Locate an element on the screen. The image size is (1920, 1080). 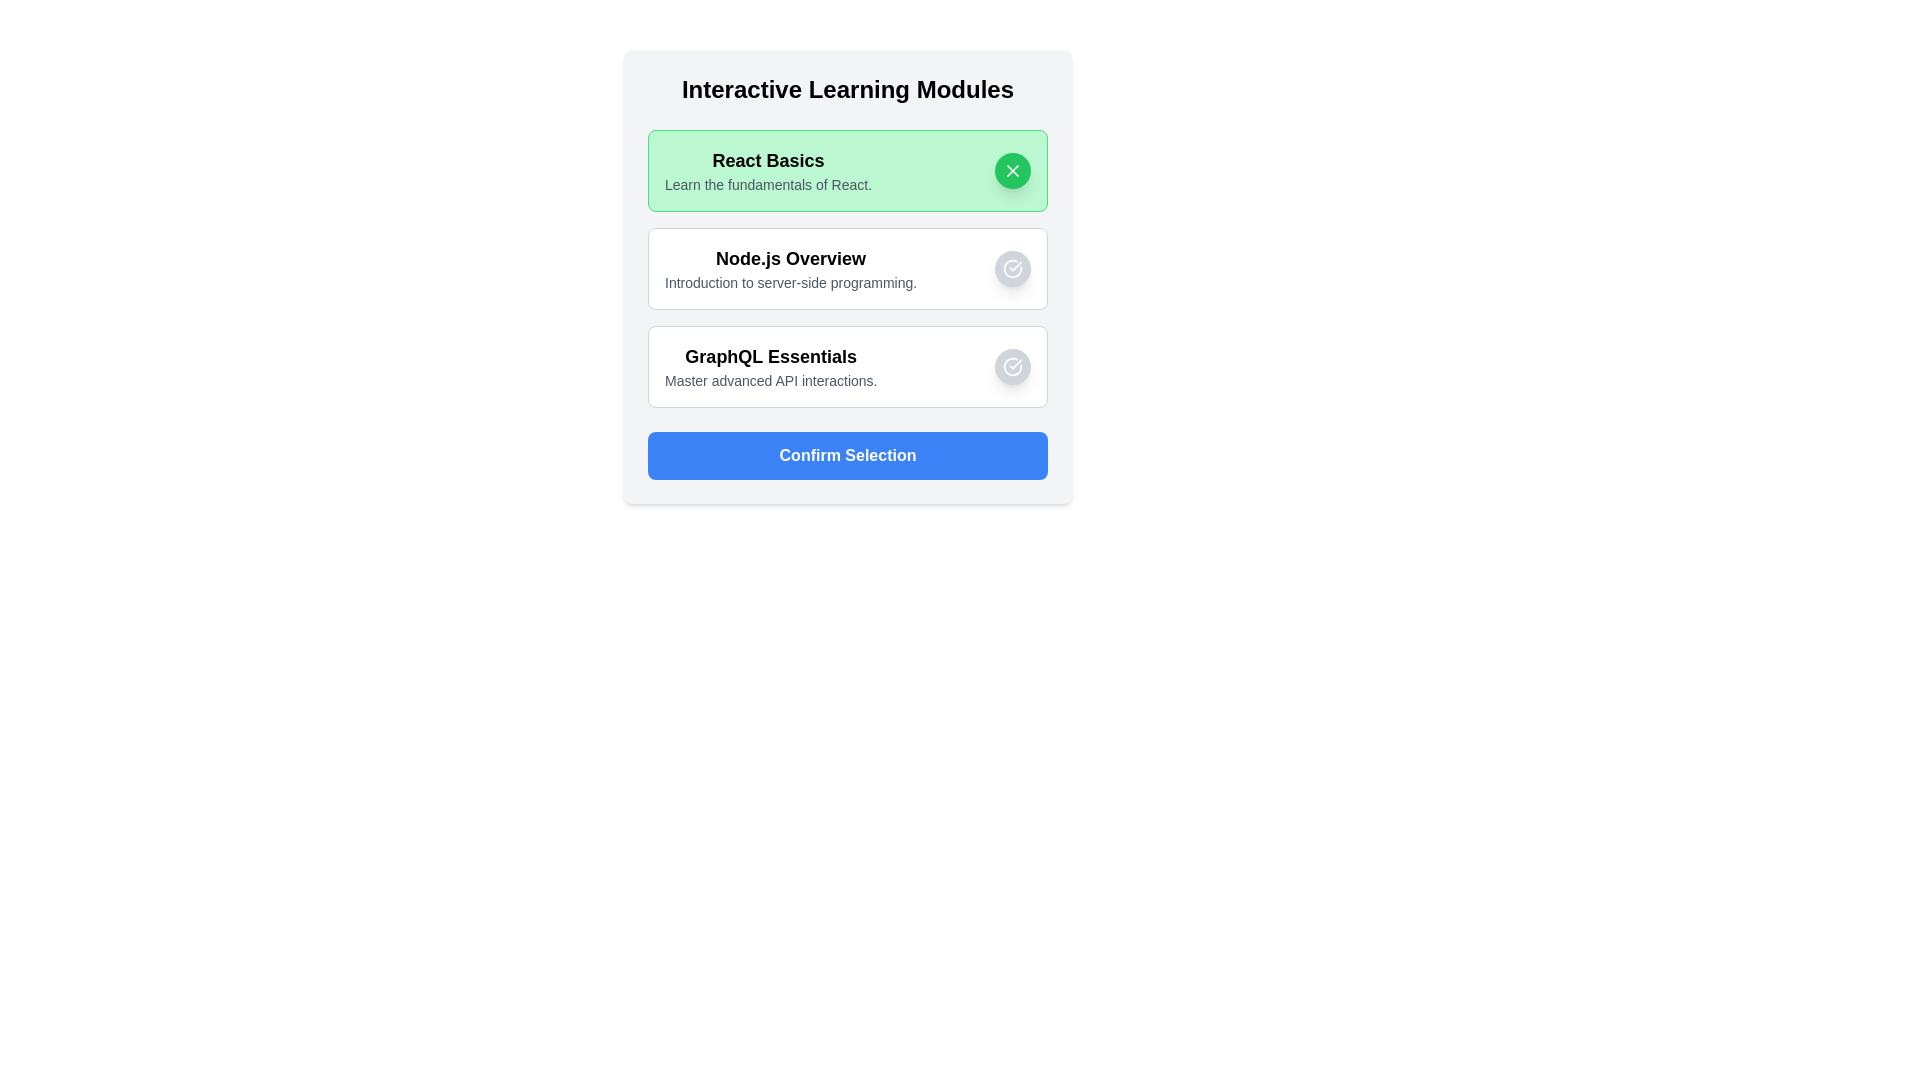
the item React Basics to observe its hover effect is located at coordinates (767, 169).